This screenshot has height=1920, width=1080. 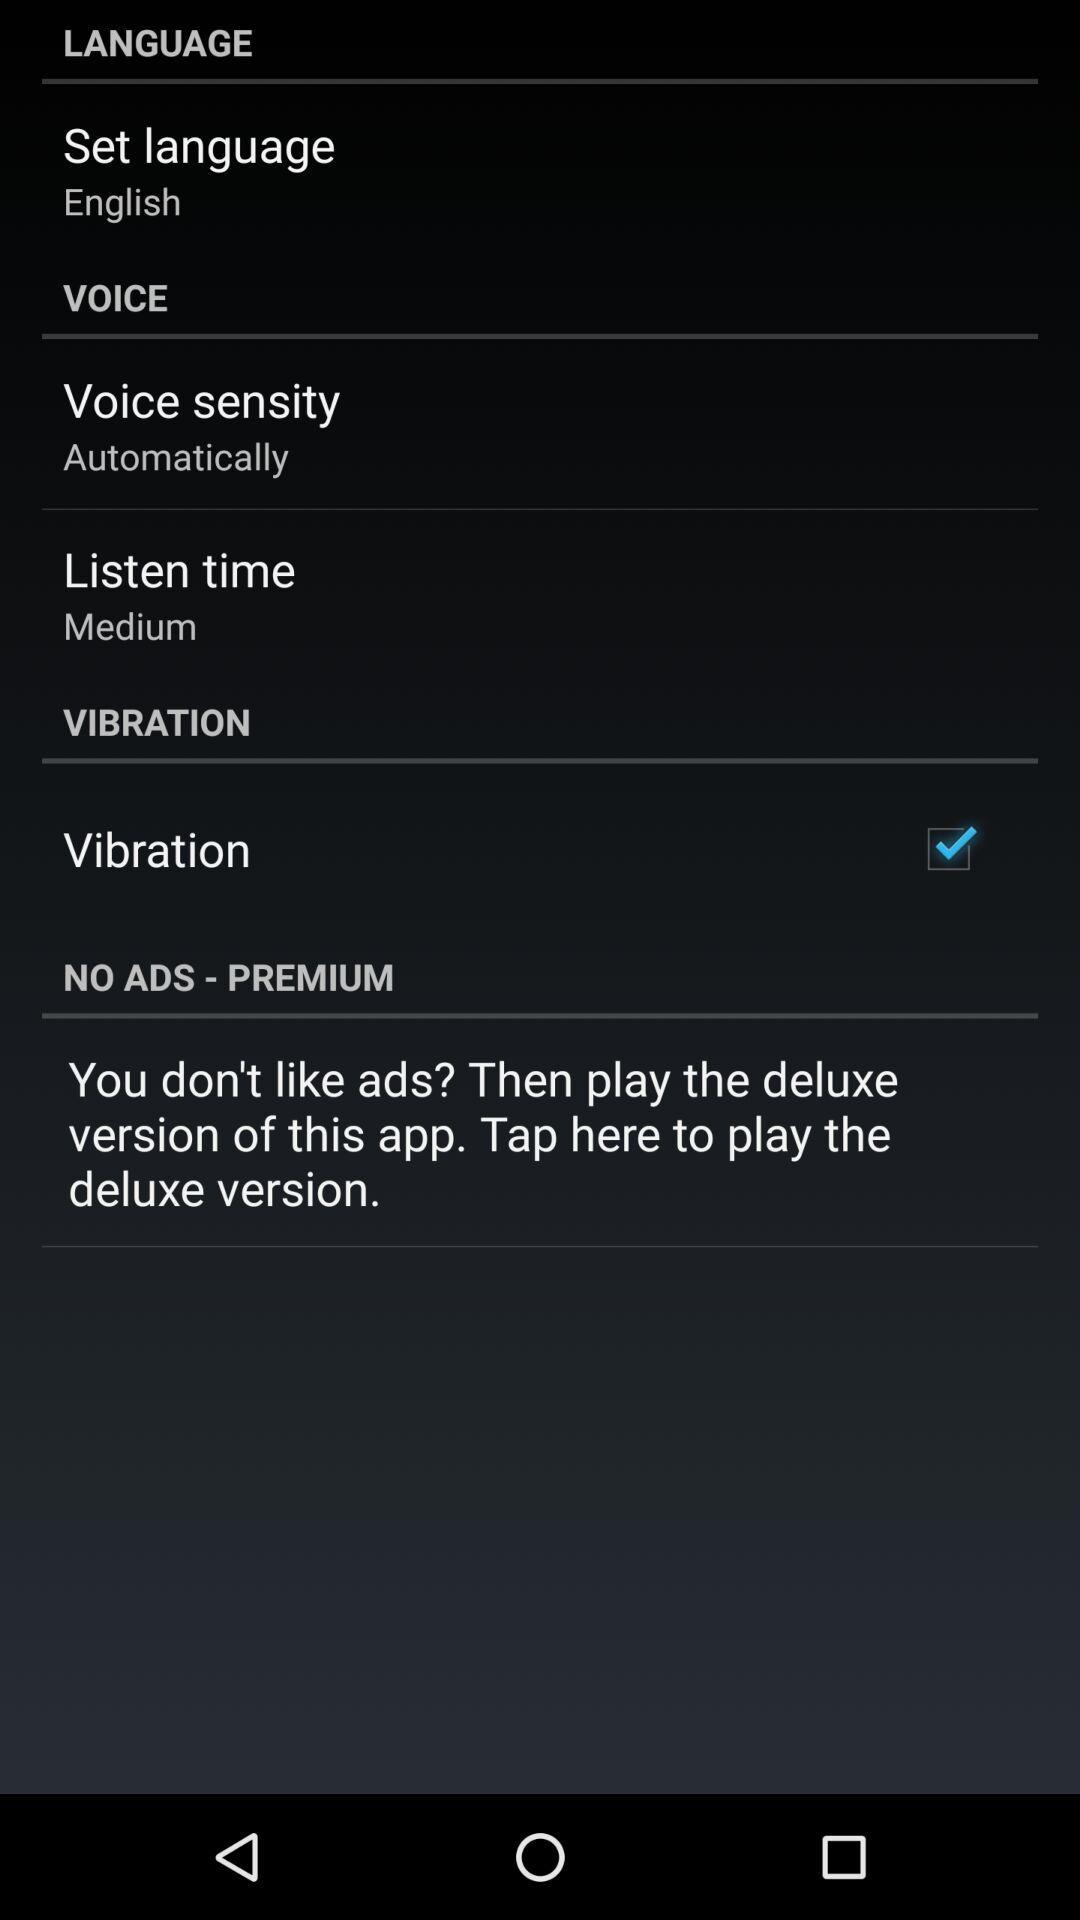 I want to click on voice sensity app, so click(x=201, y=399).